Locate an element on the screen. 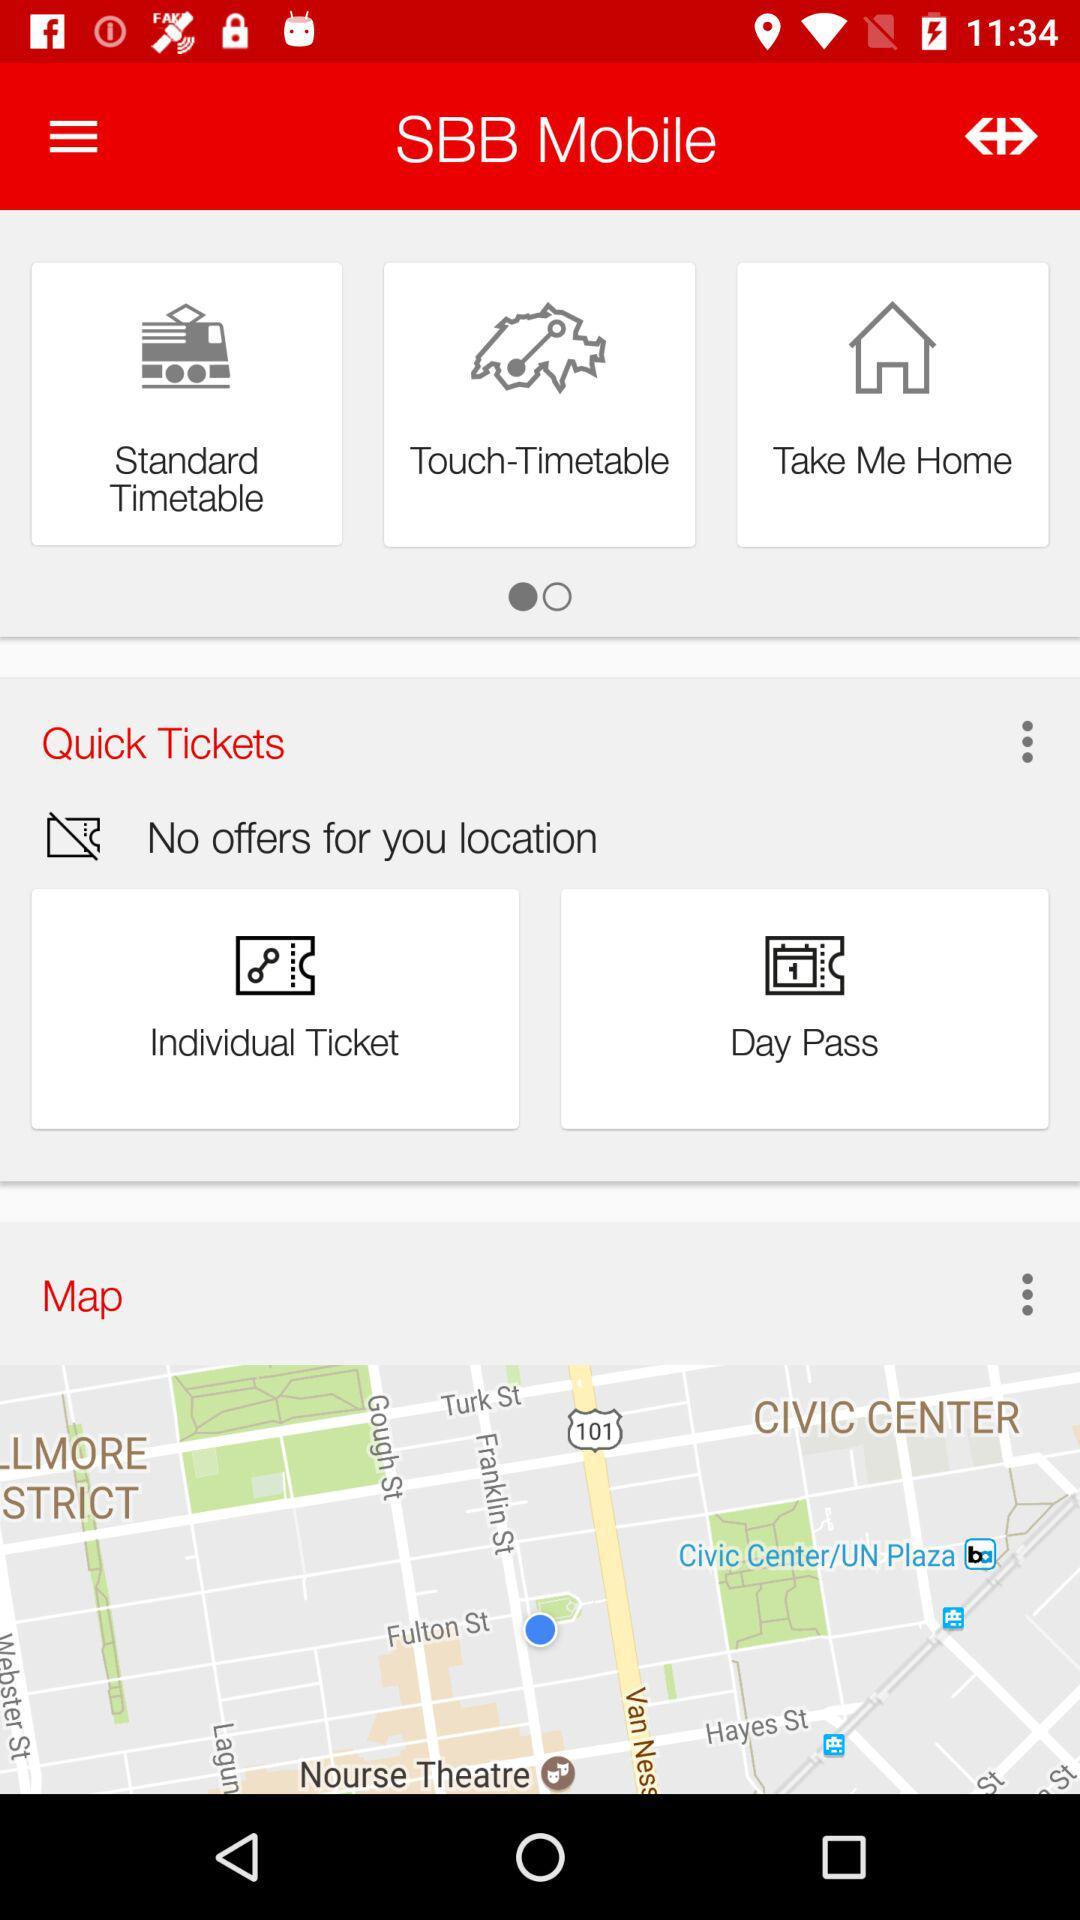 The image size is (1080, 1920). the icon to the left of the sbb mobile icon is located at coordinates (72, 135).